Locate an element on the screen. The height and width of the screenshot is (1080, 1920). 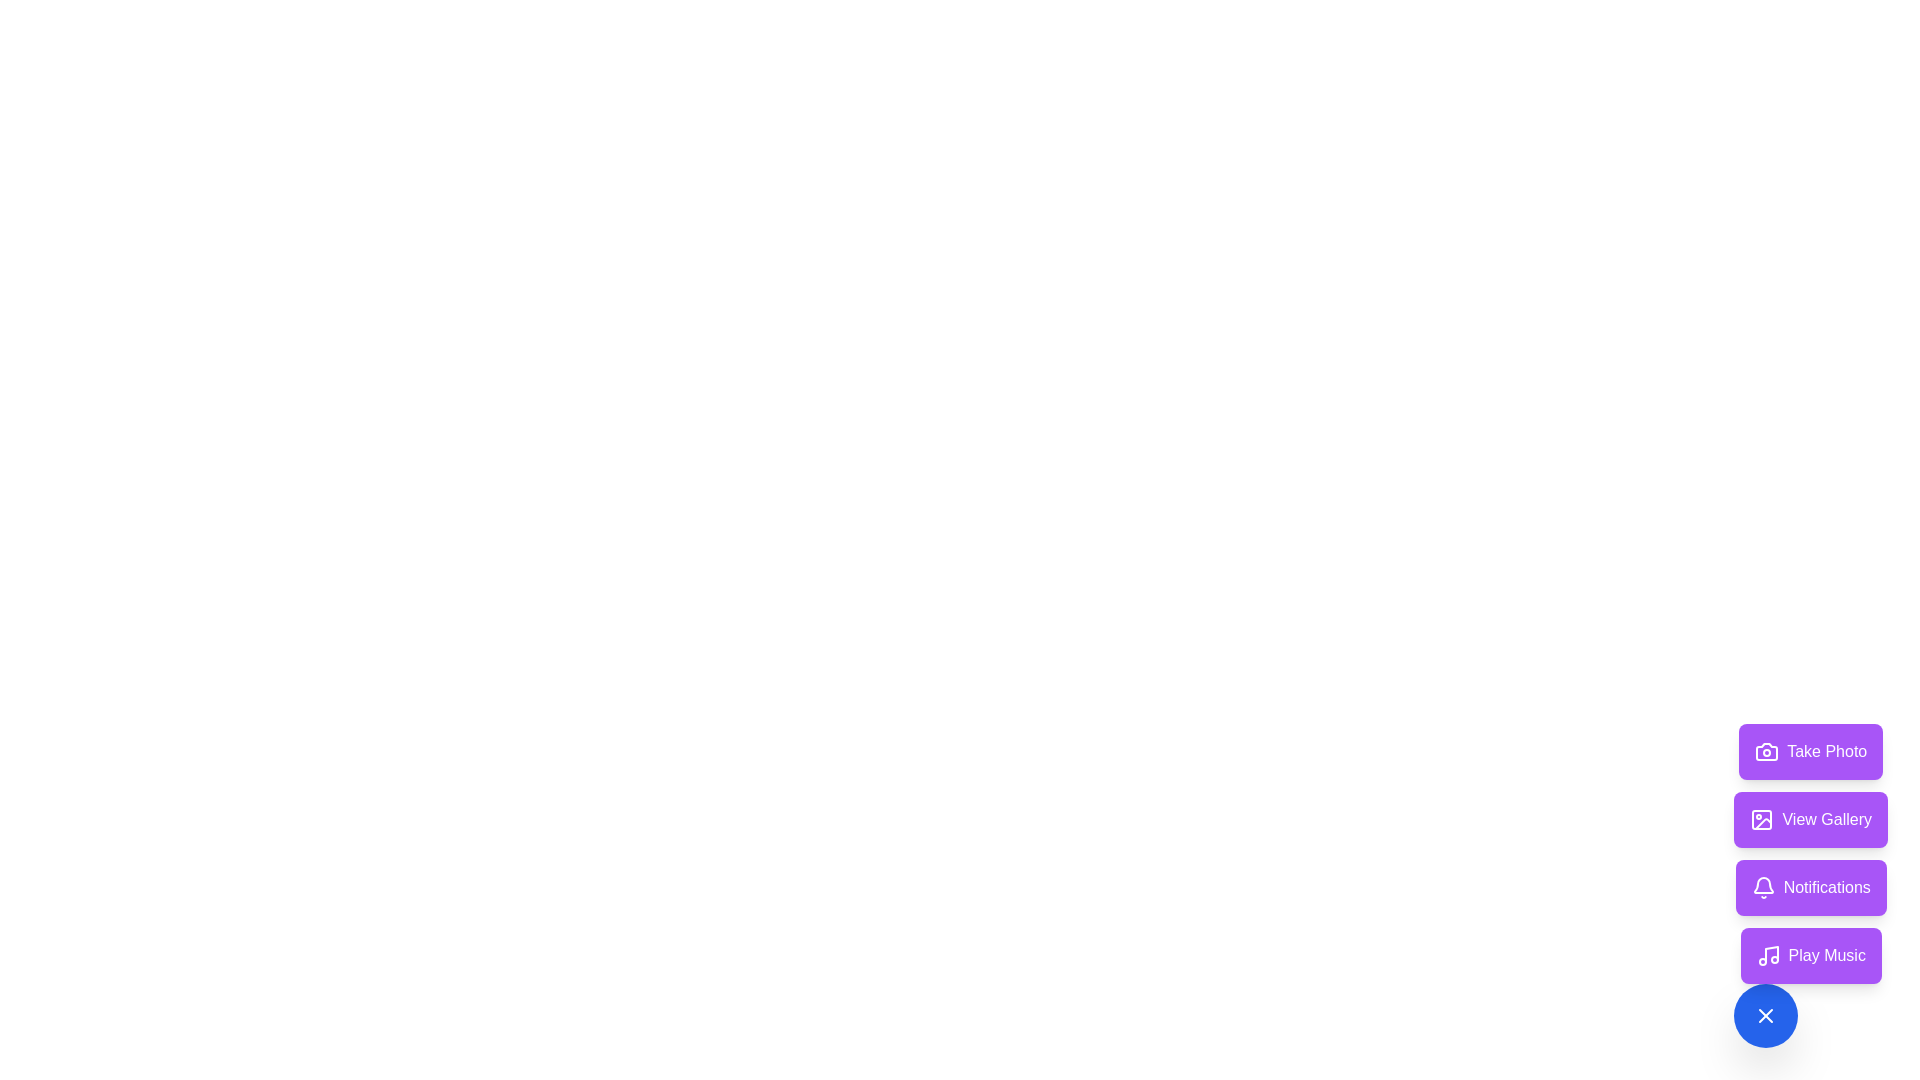
the 'Play Music' label, which is styled in white text on a purple background and is located at the bottom right of the interface as part of a button with a musical note icon is located at coordinates (1827, 955).